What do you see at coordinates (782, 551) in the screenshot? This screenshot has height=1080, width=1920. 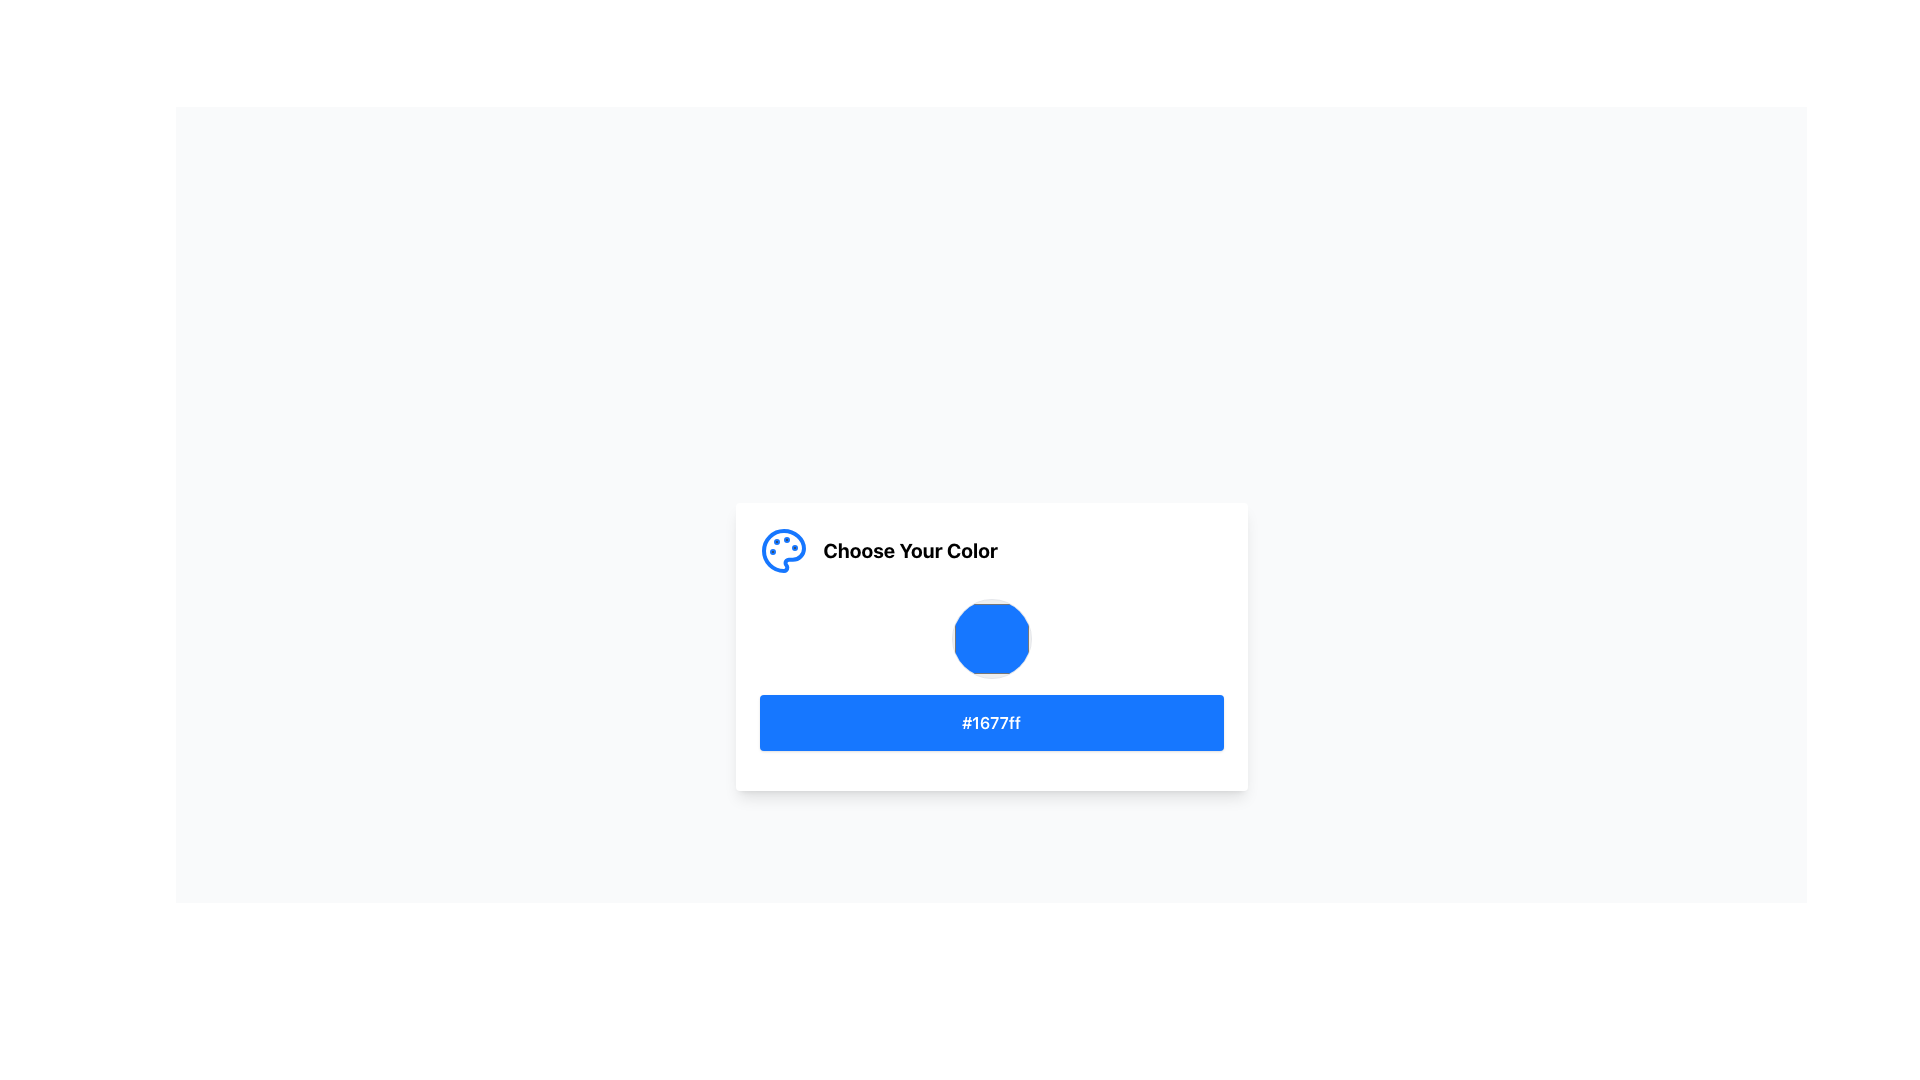 I see `the SVG palette icon, which is a rounded graphic with a blue stroke located to the left of the 'Choose Your Color' text` at bounding box center [782, 551].